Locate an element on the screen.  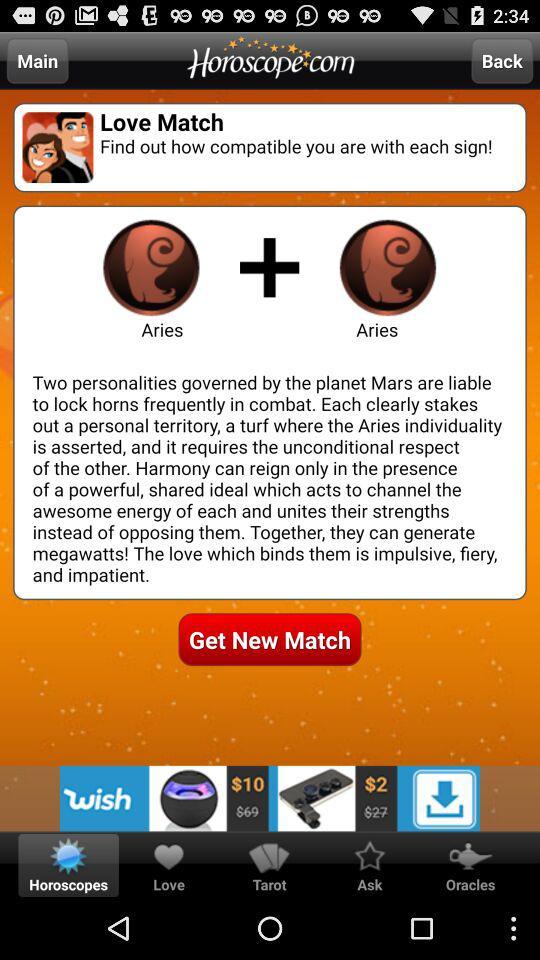
advertisement is located at coordinates (270, 798).